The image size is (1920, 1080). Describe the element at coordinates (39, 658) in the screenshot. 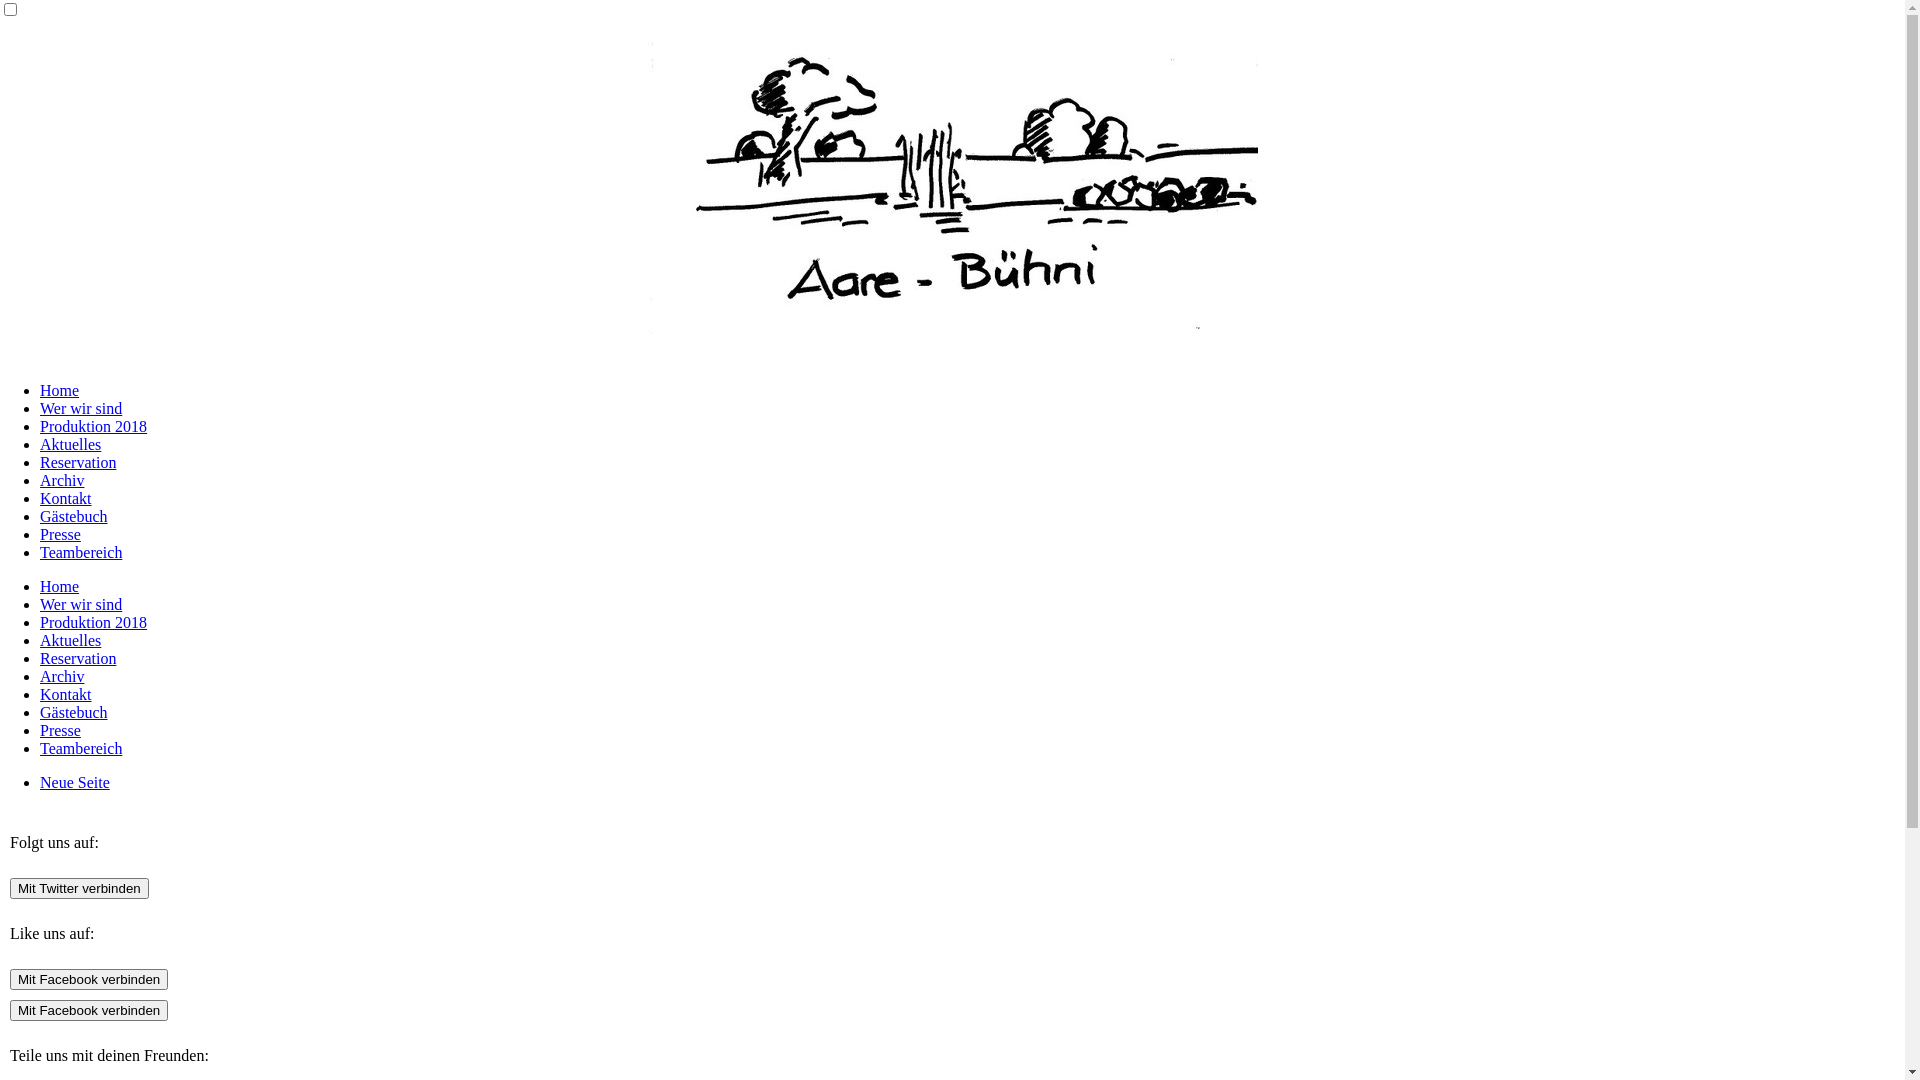

I see `'Reservation'` at that location.